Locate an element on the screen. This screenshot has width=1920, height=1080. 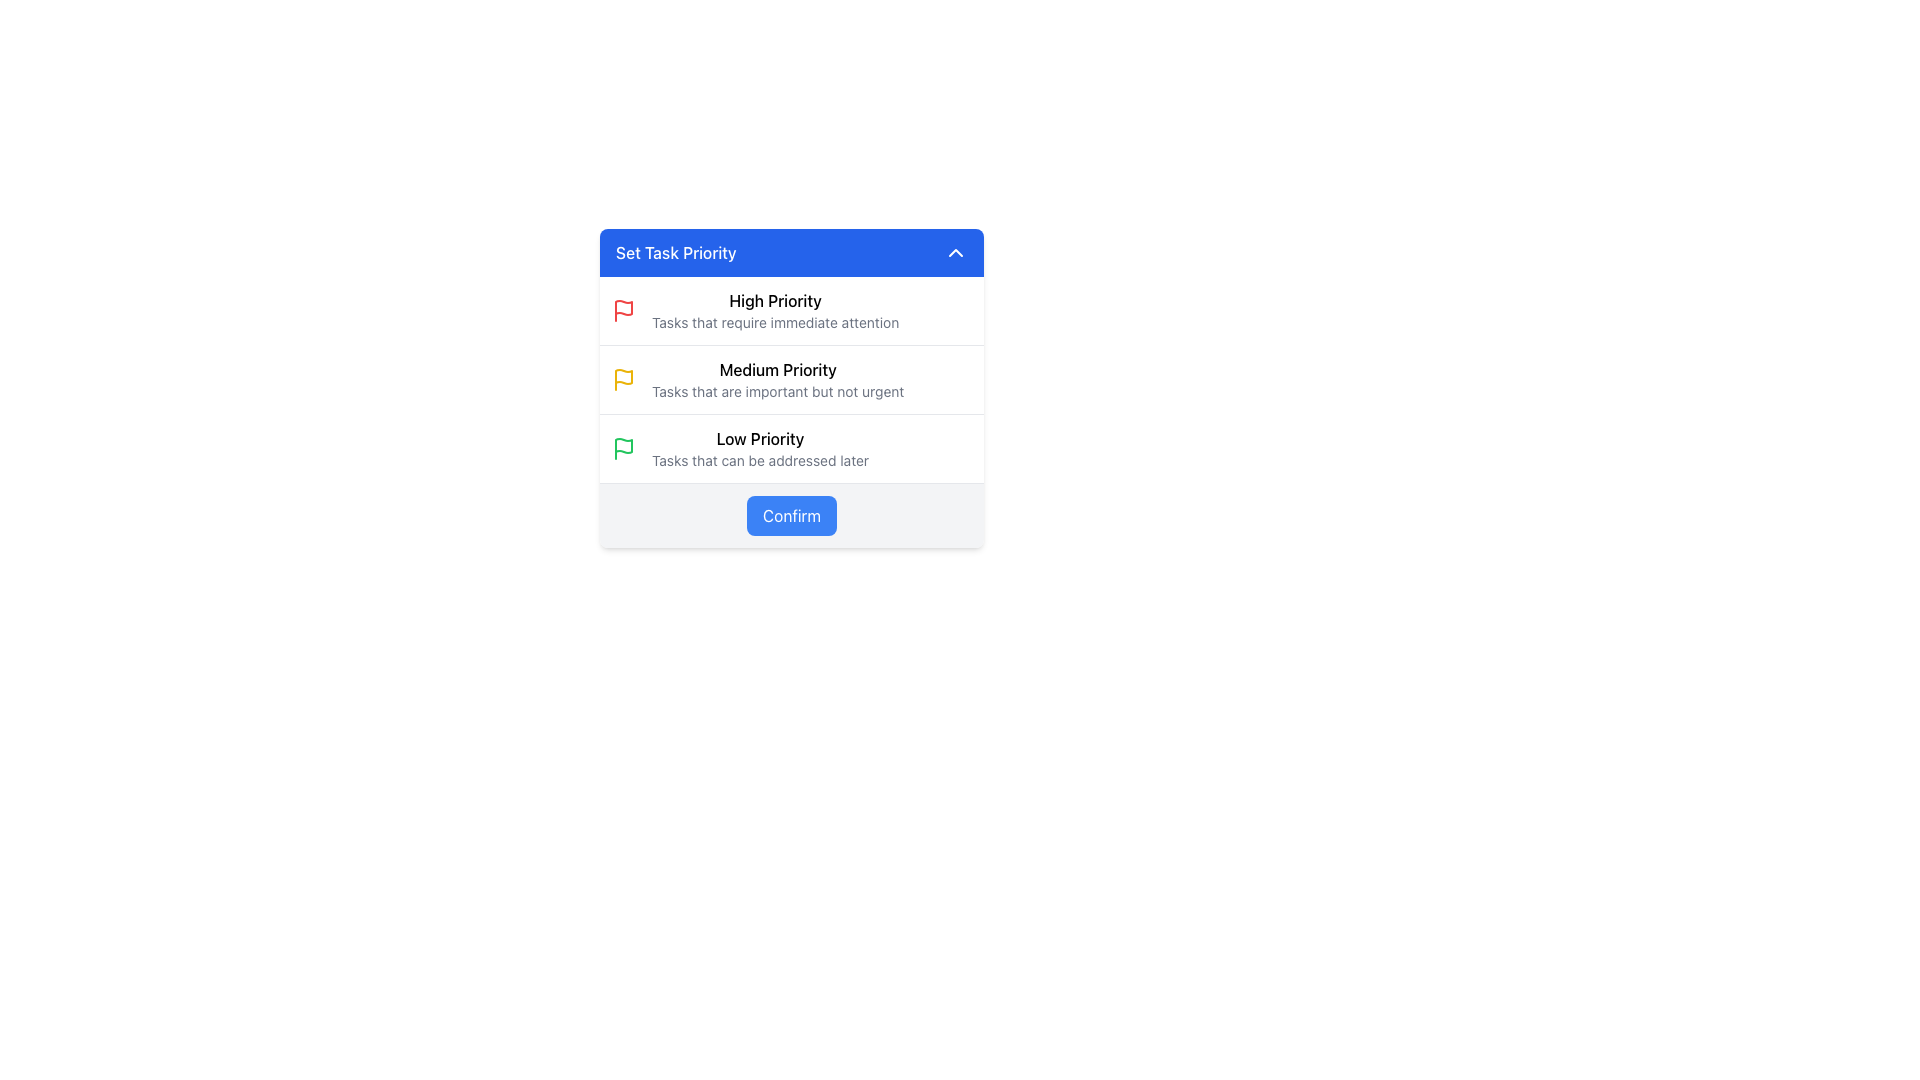
the yellow flag icon located in the 'Medium Priority' section, which is the first element preceding the text 'Medium Priority' is located at coordinates (623, 380).